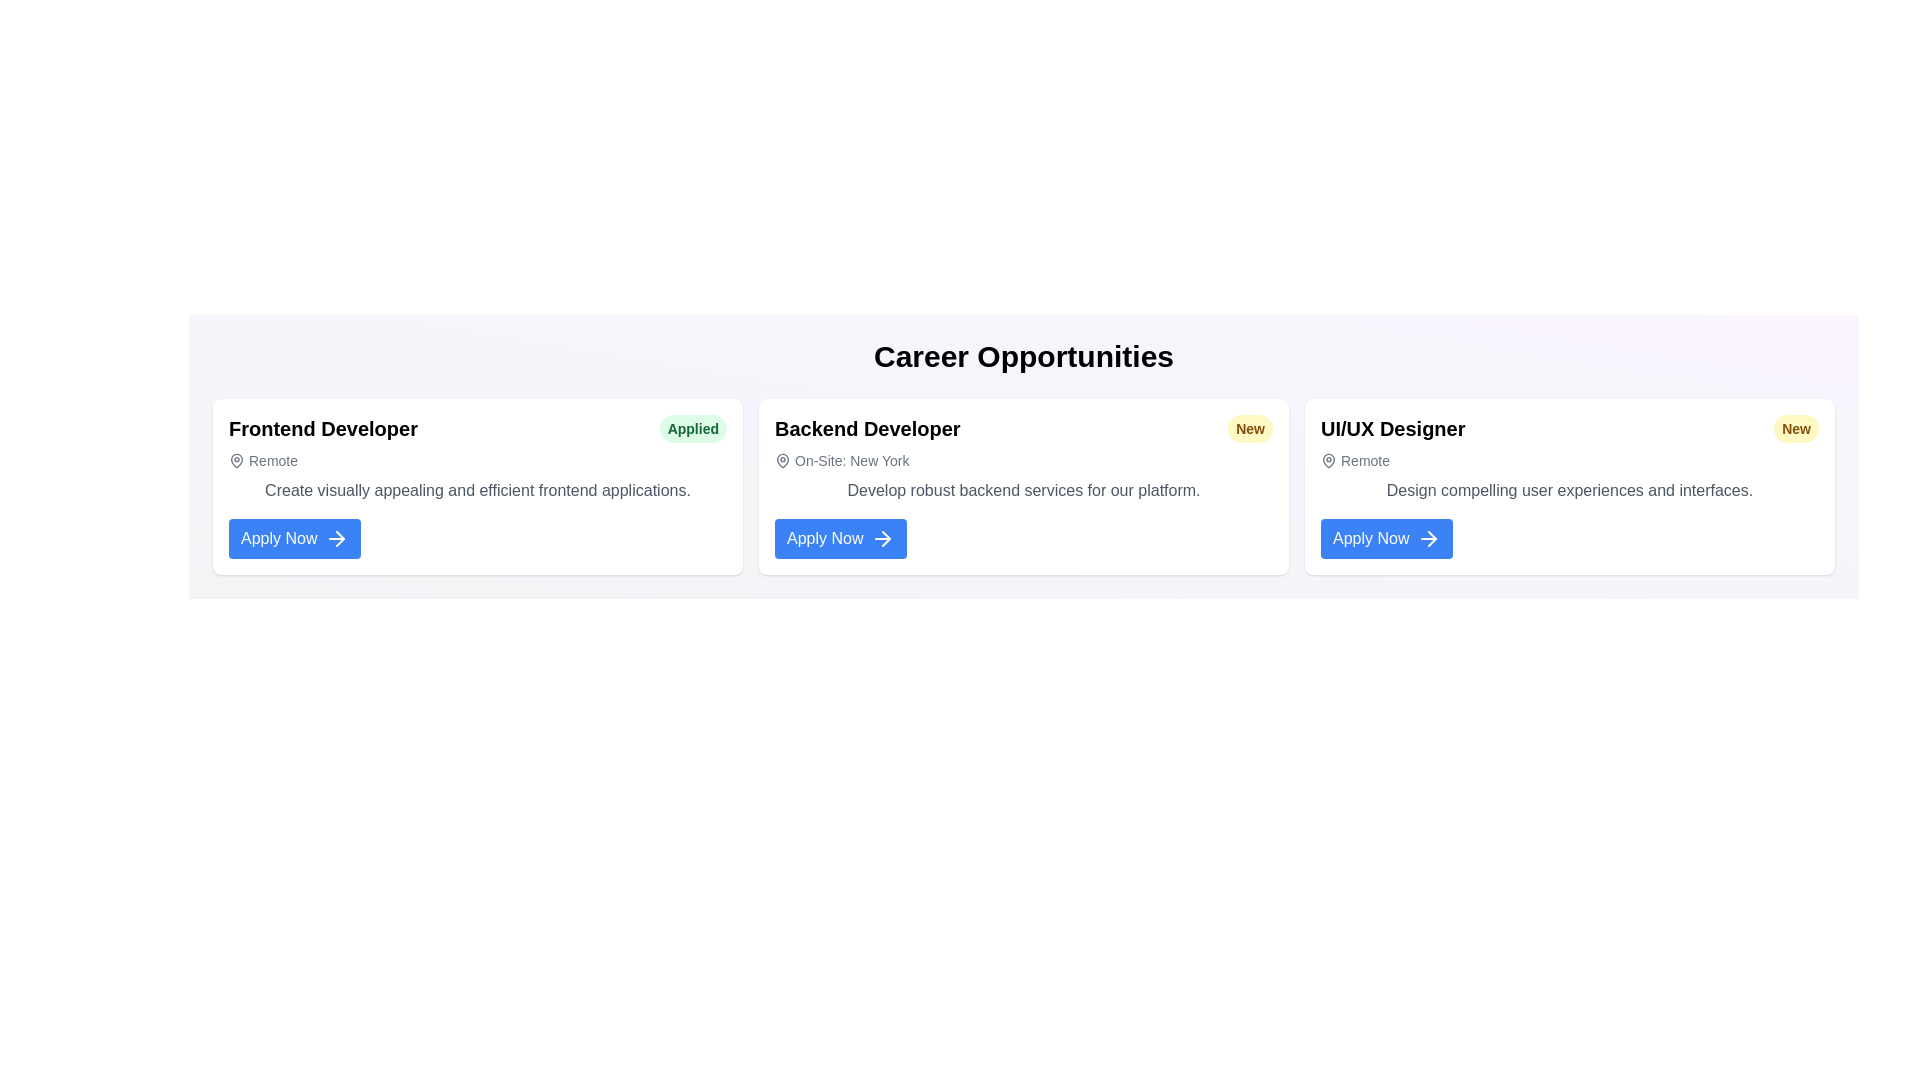  Describe the element at coordinates (882, 538) in the screenshot. I see `the right-pointing arrow icon in the 'Apply Now' button on the 'Backend Developer' card, which is centrally located among the three job opportunity cards` at that location.